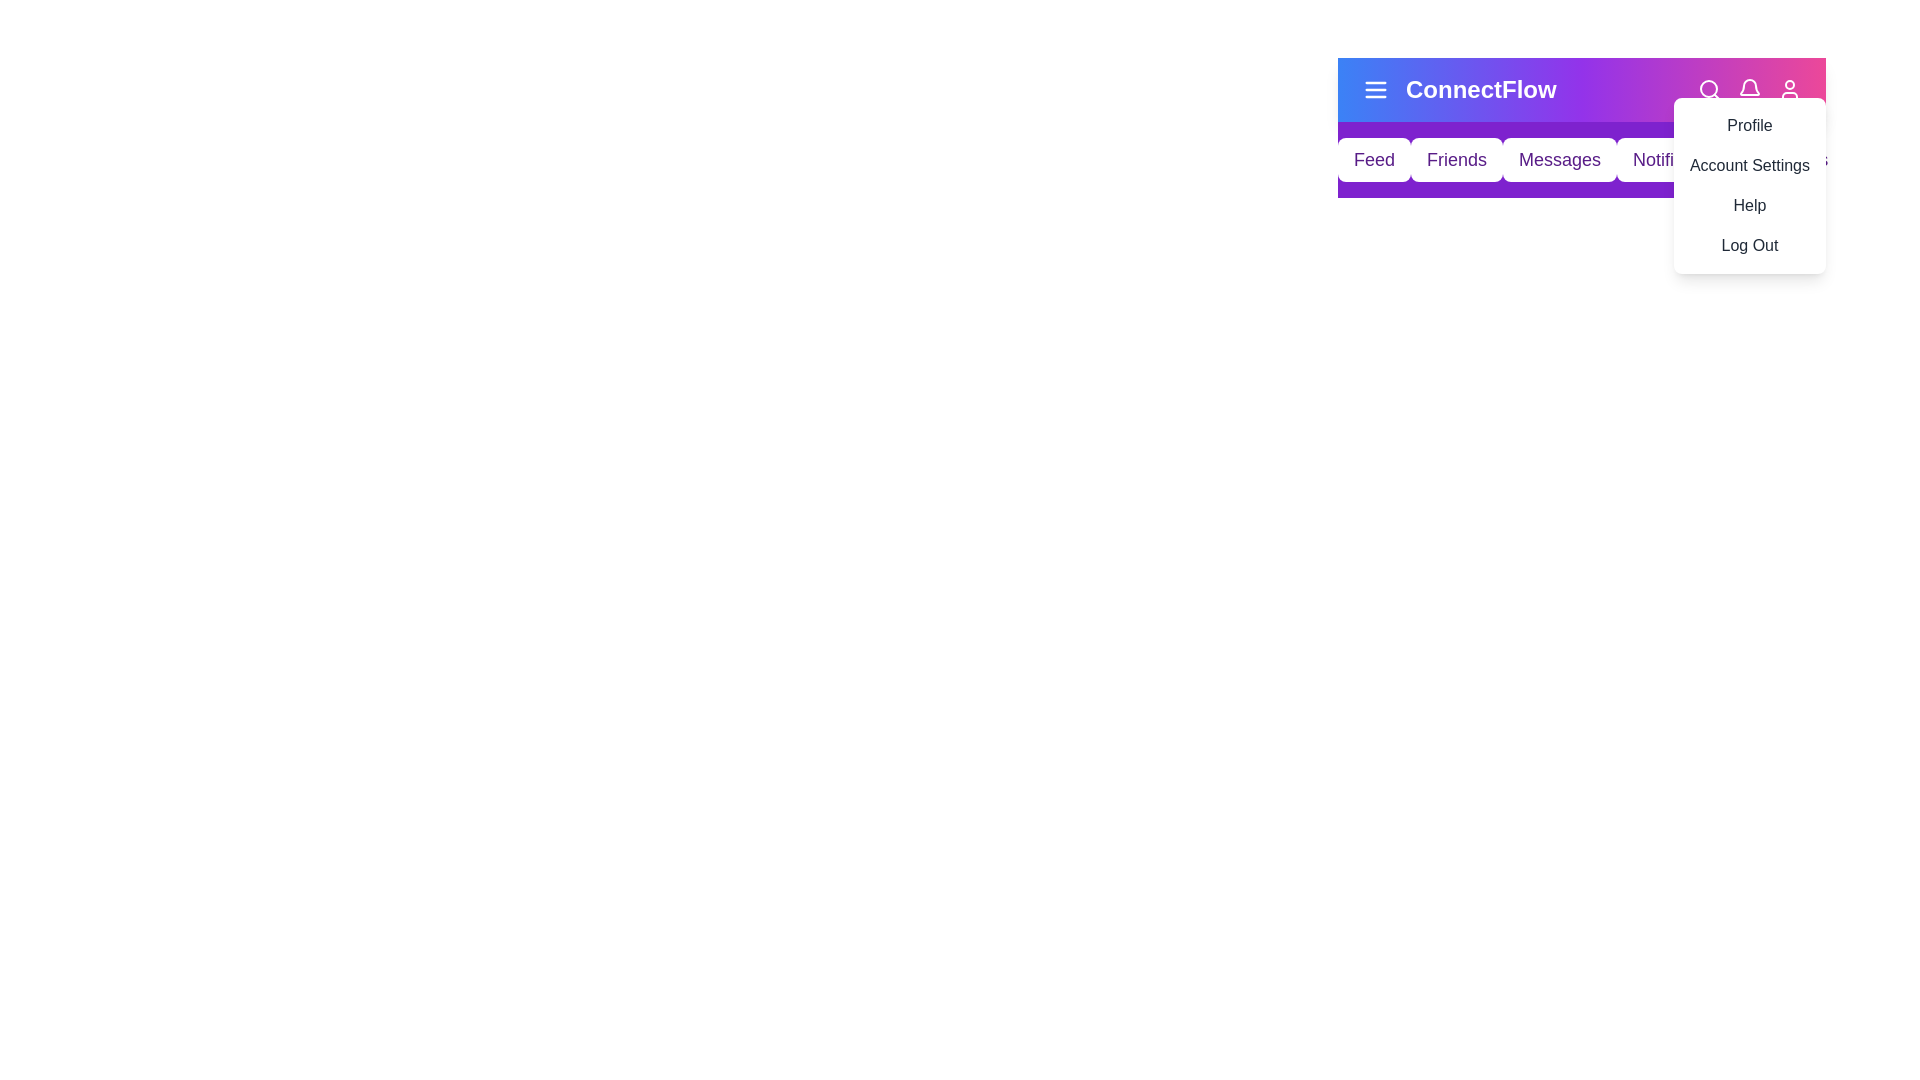  I want to click on the Account Settings in the profile menu, so click(1747, 164).